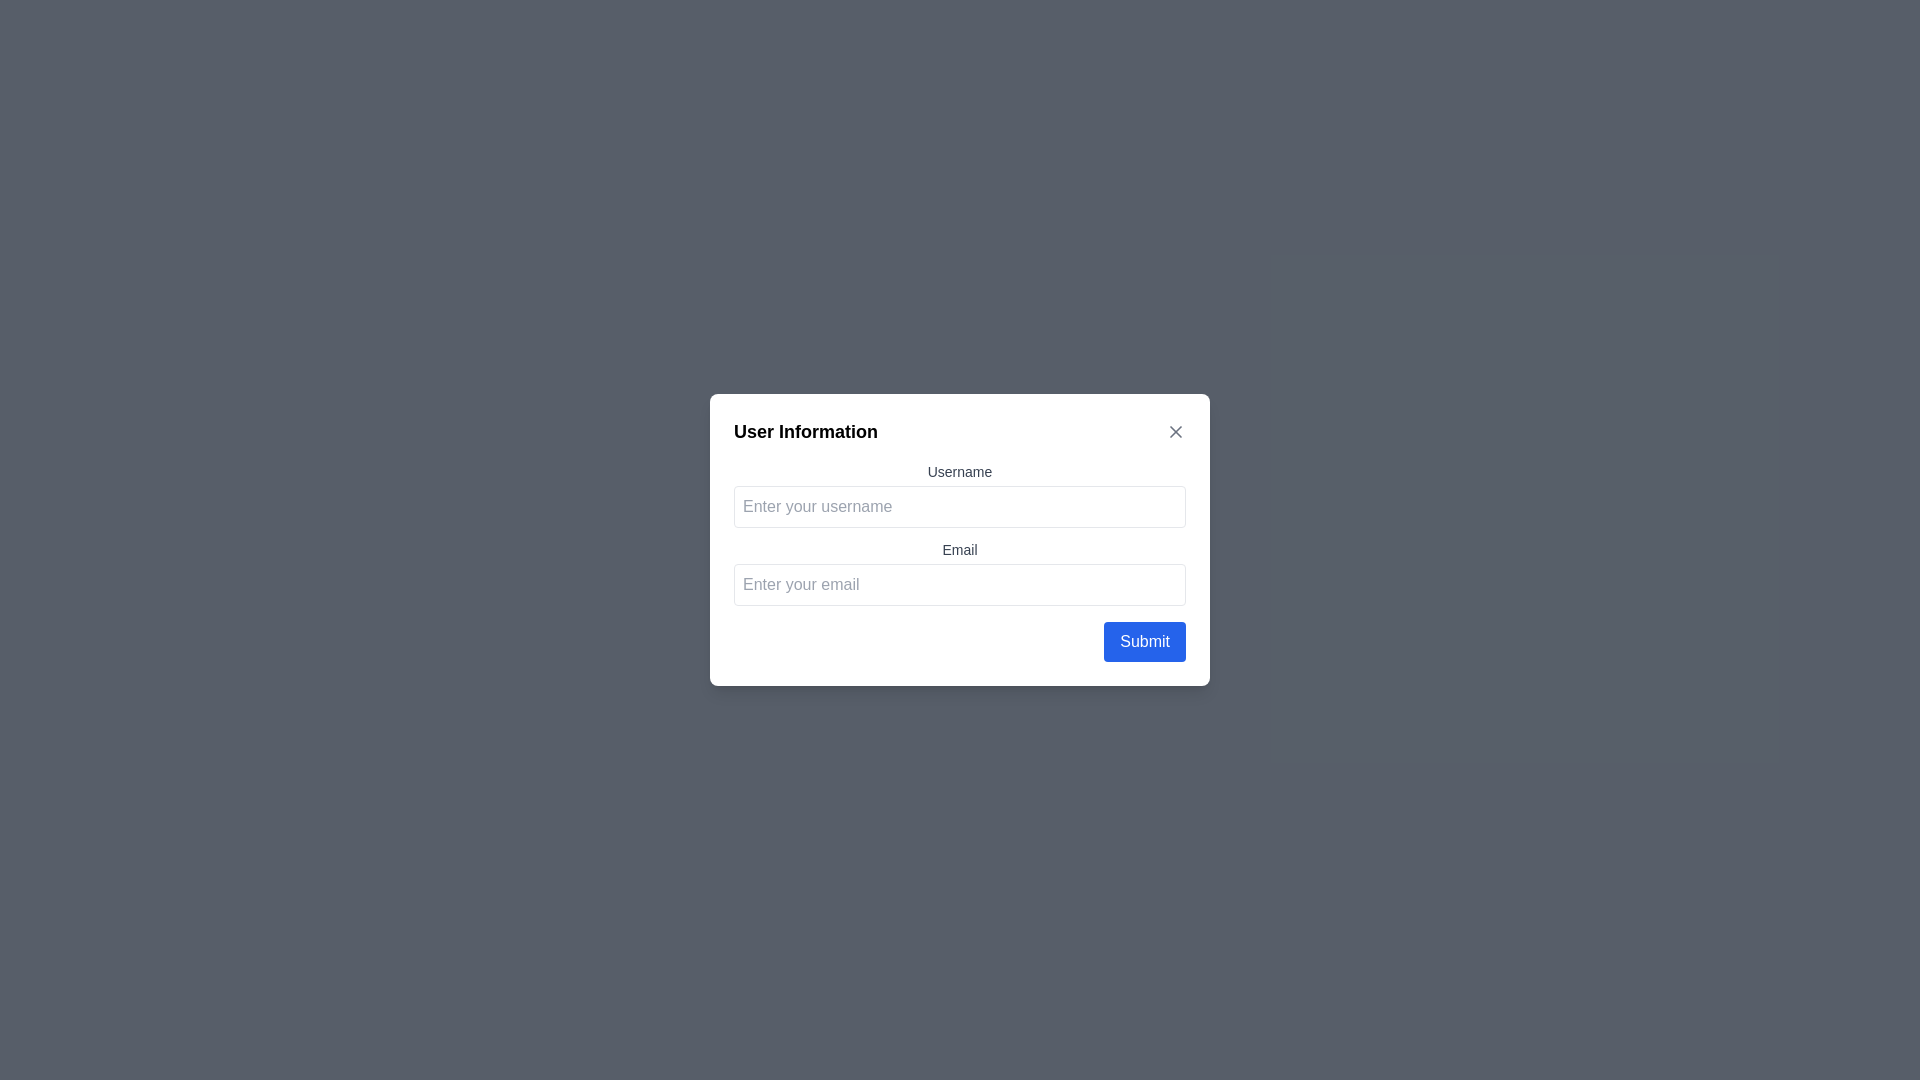  Describe the element at coordinates (960, 573) in the screenshot. I see `the input field labeled 'Email' to focus on it within the 'User Information' modal dialog` at that location.